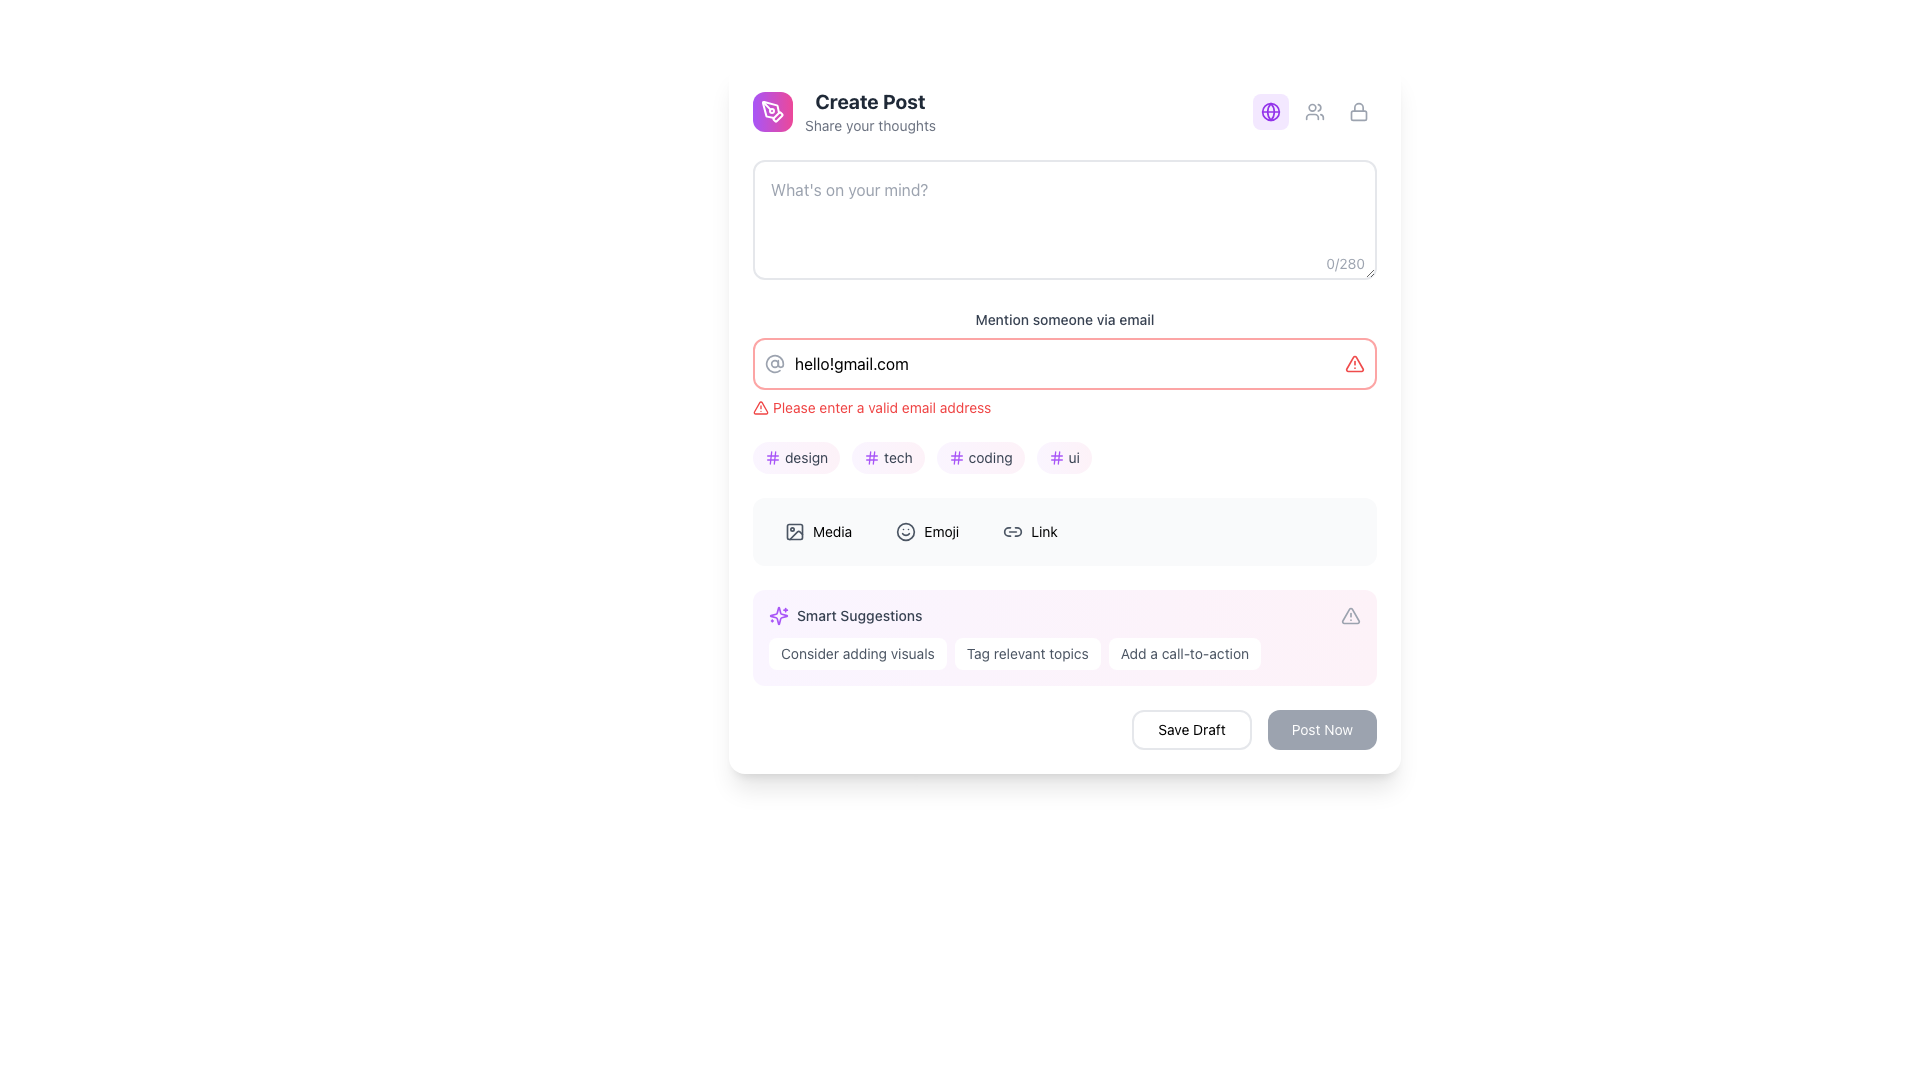  Describe the element at coordinates (1270, 111) in the screenshot. I see `the purple globe icon located in the upper right corner of the interface` at that location.